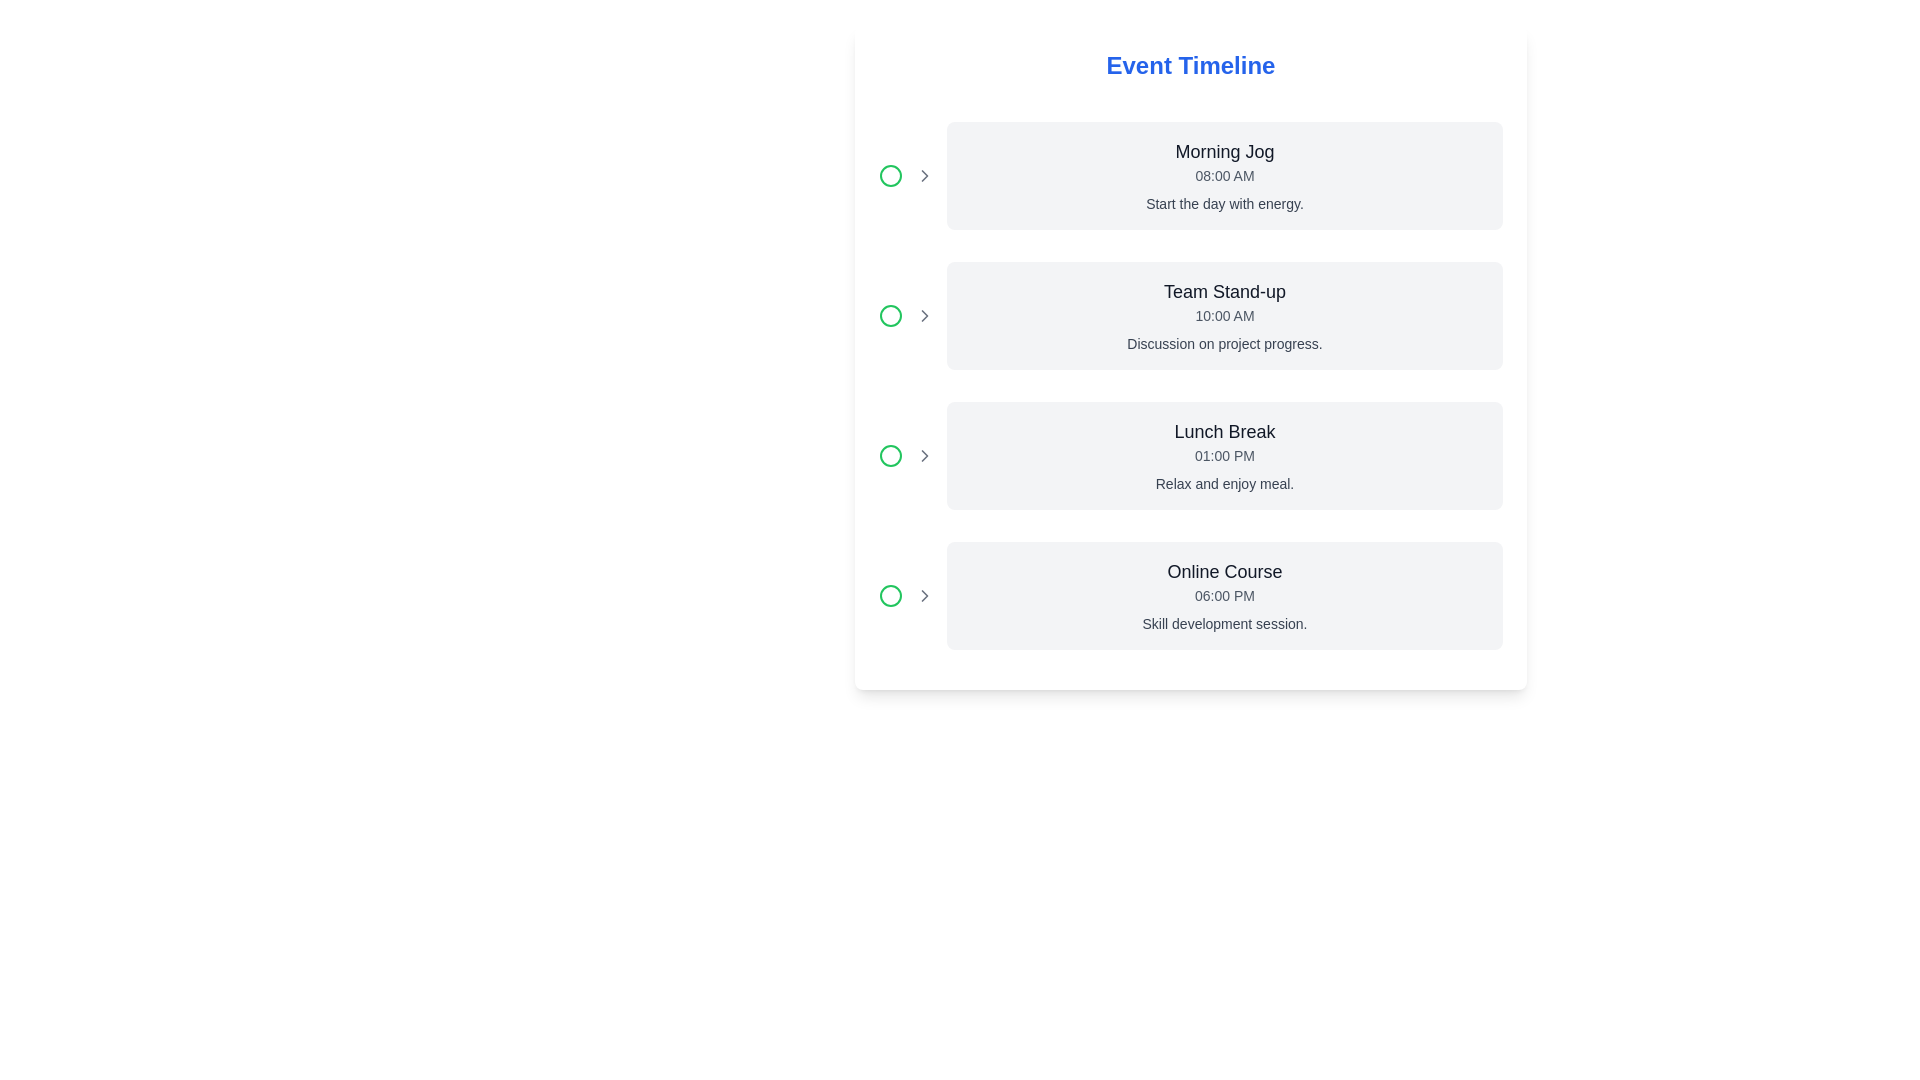  What do you see at coordinates (1223, 292) in the screenshot?
I see `the text label displaying 'Team Stand-up' which is located in the second row of a vertically organized list of events` at bounding box center [1223, 292].